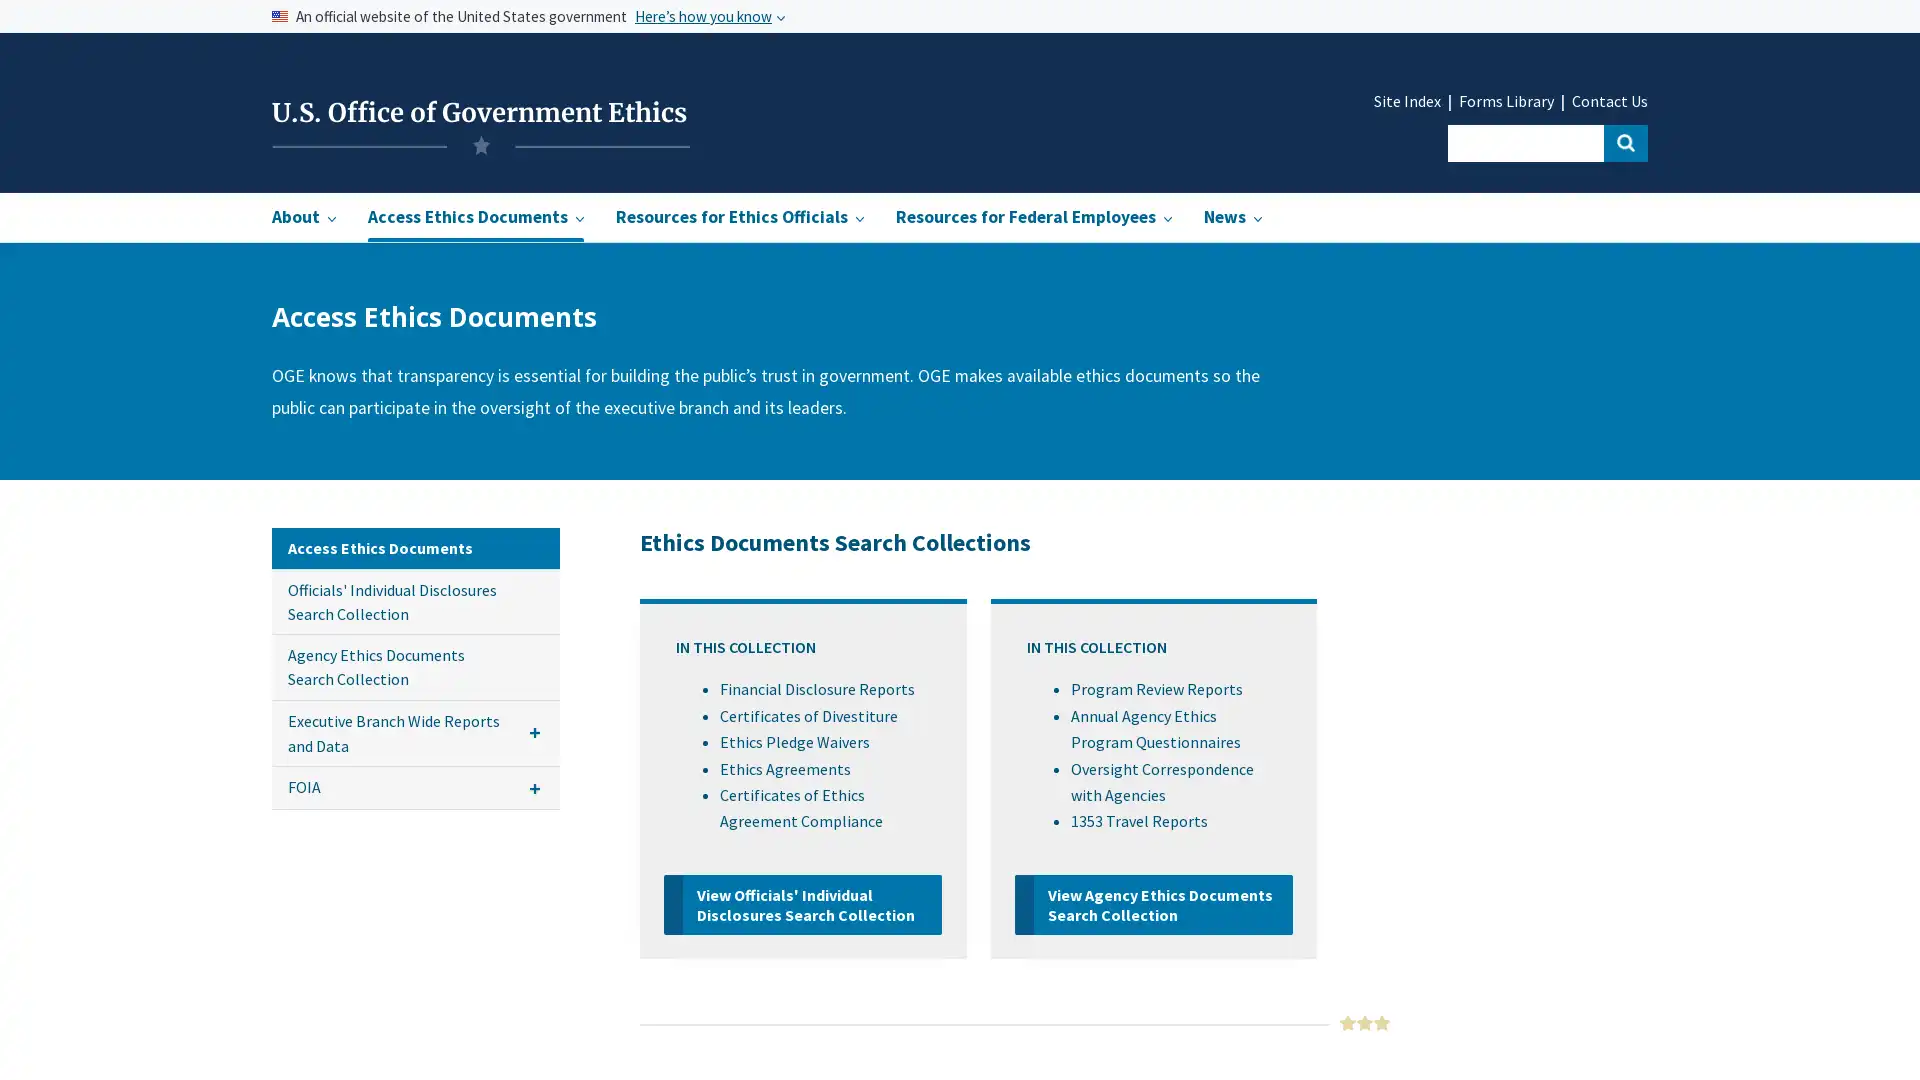 This screenshot has width=1920, height=1080. I want to click on FOIA, so click(415, 786).